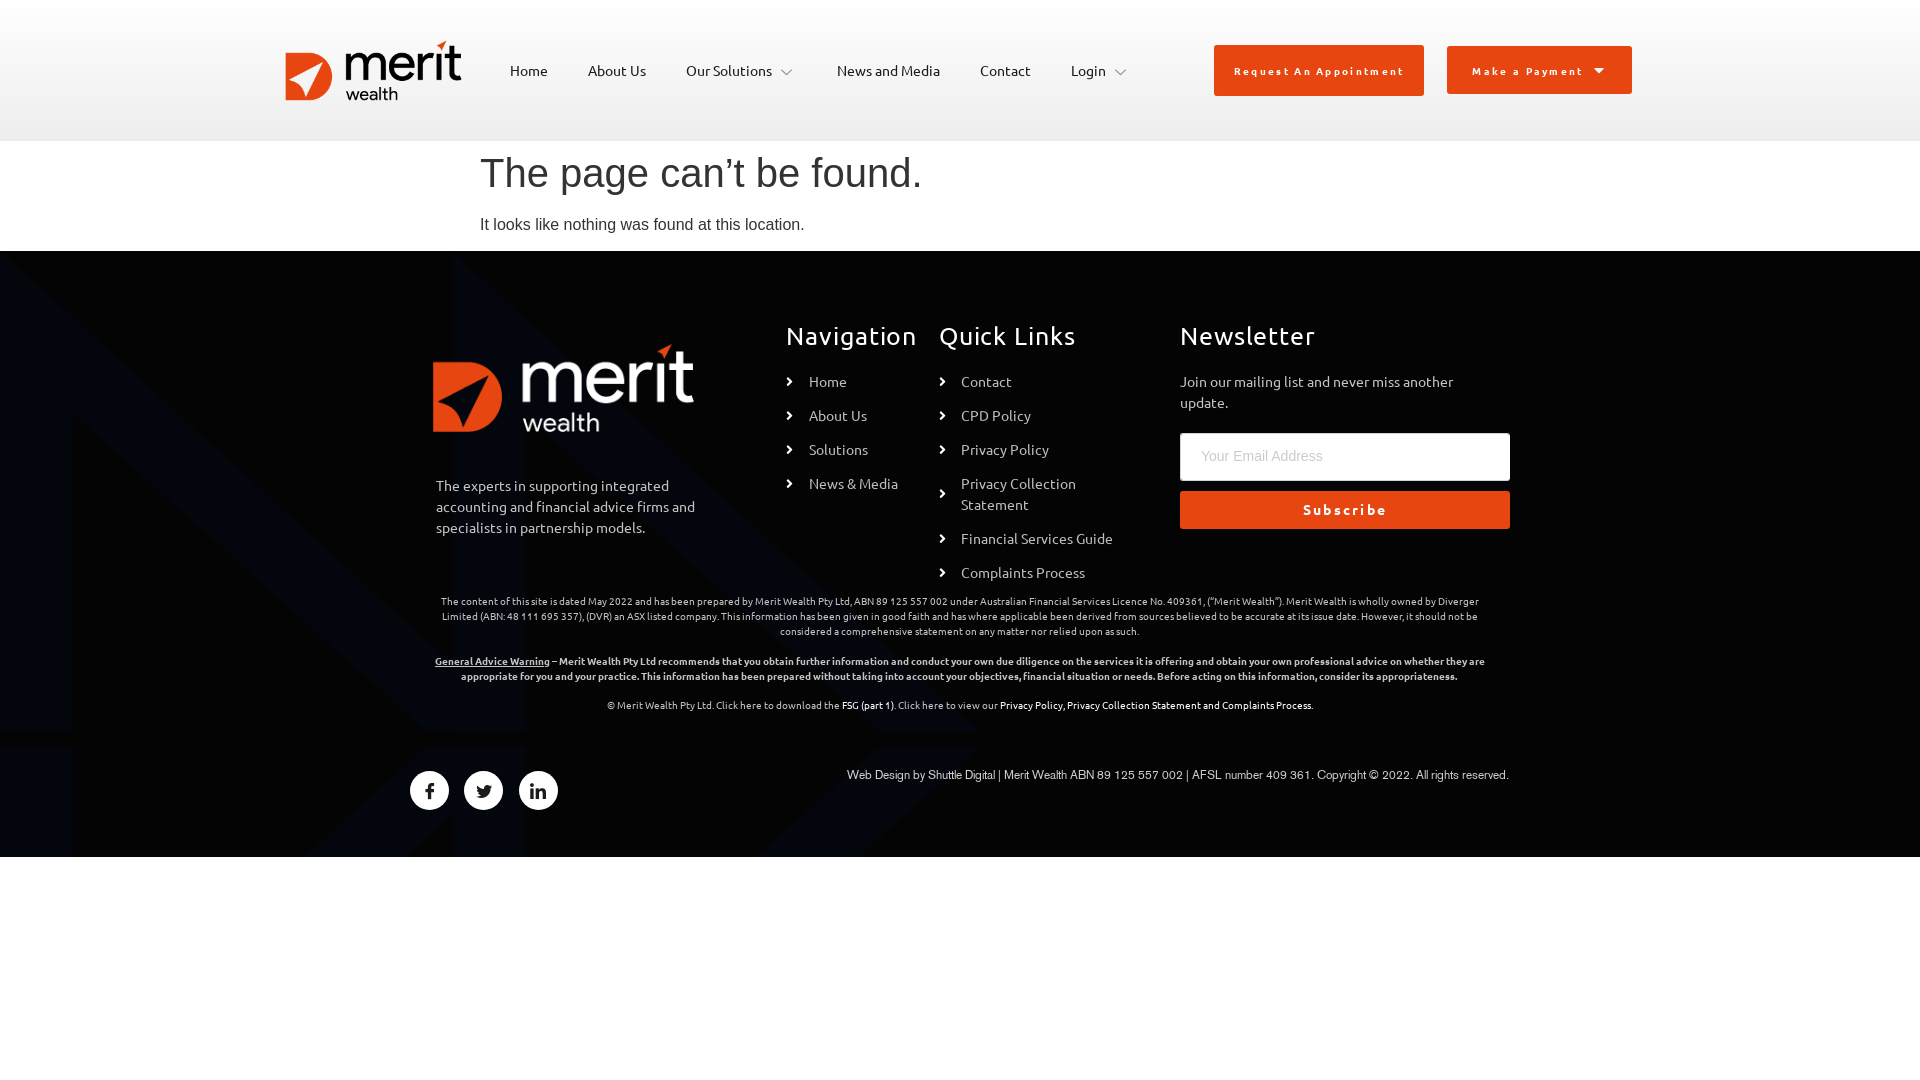 The width and height of the screenshot is (1920, 1080). Describe the element at coordinates (1034, 493) in the screenshot. I see `'Privacy Collection Statement'` at that location.